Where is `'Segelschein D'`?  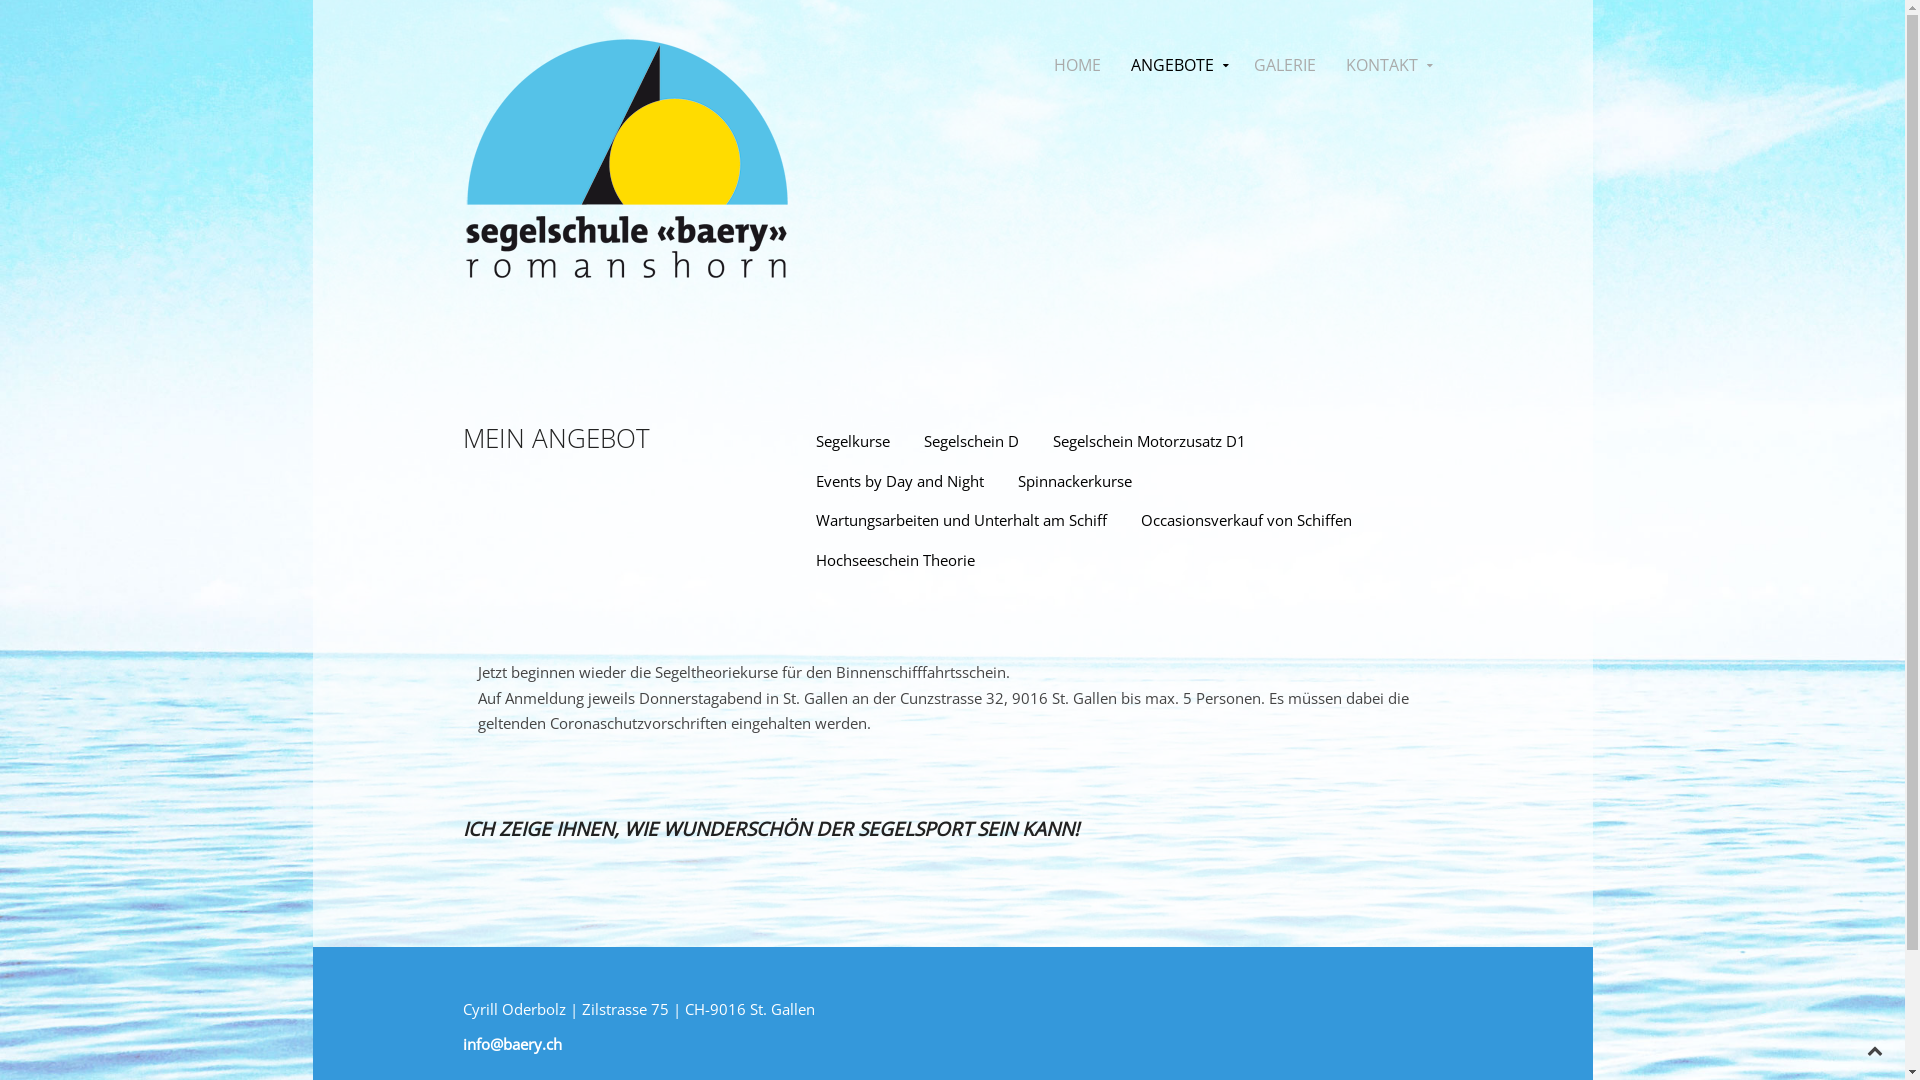
'Segelschein D' is located at coordinates (971, 441).